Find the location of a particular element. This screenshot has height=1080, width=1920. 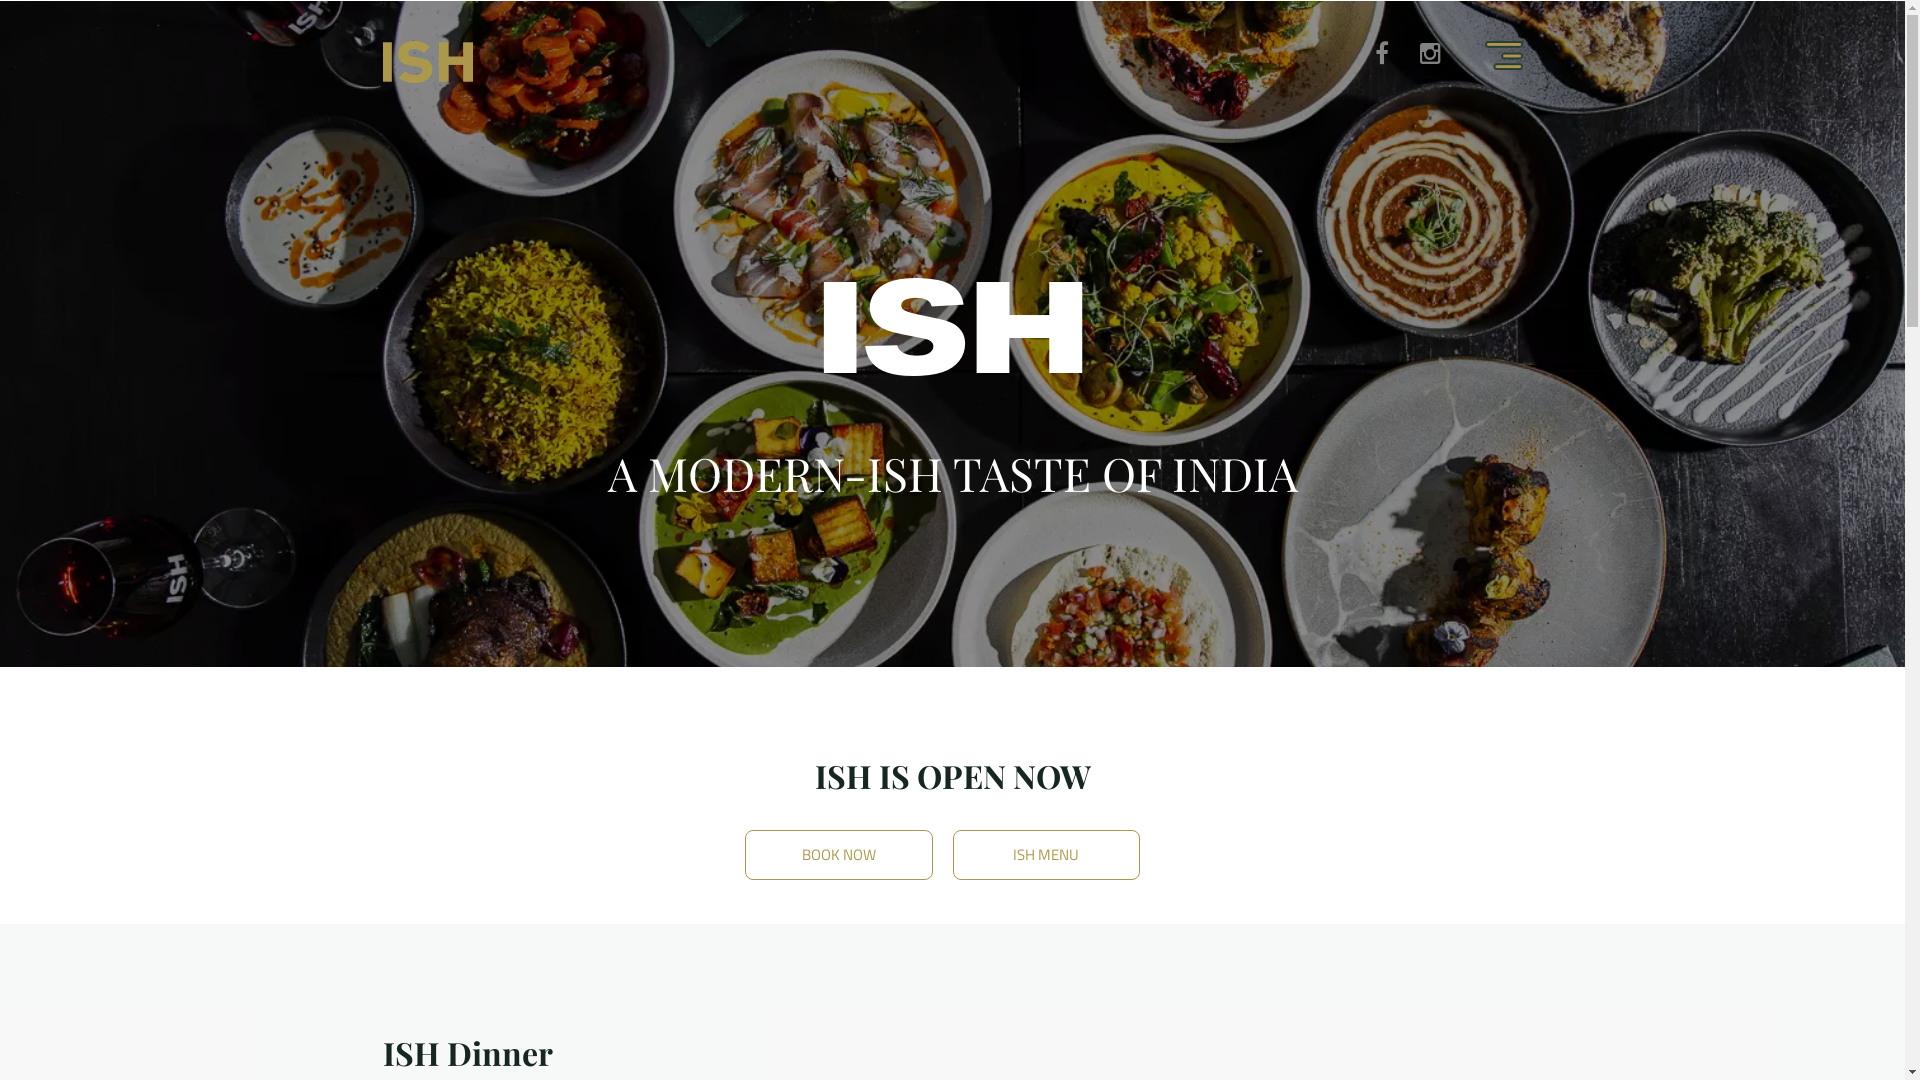

'ISH MENU' is located at coordinates (1044, 855).